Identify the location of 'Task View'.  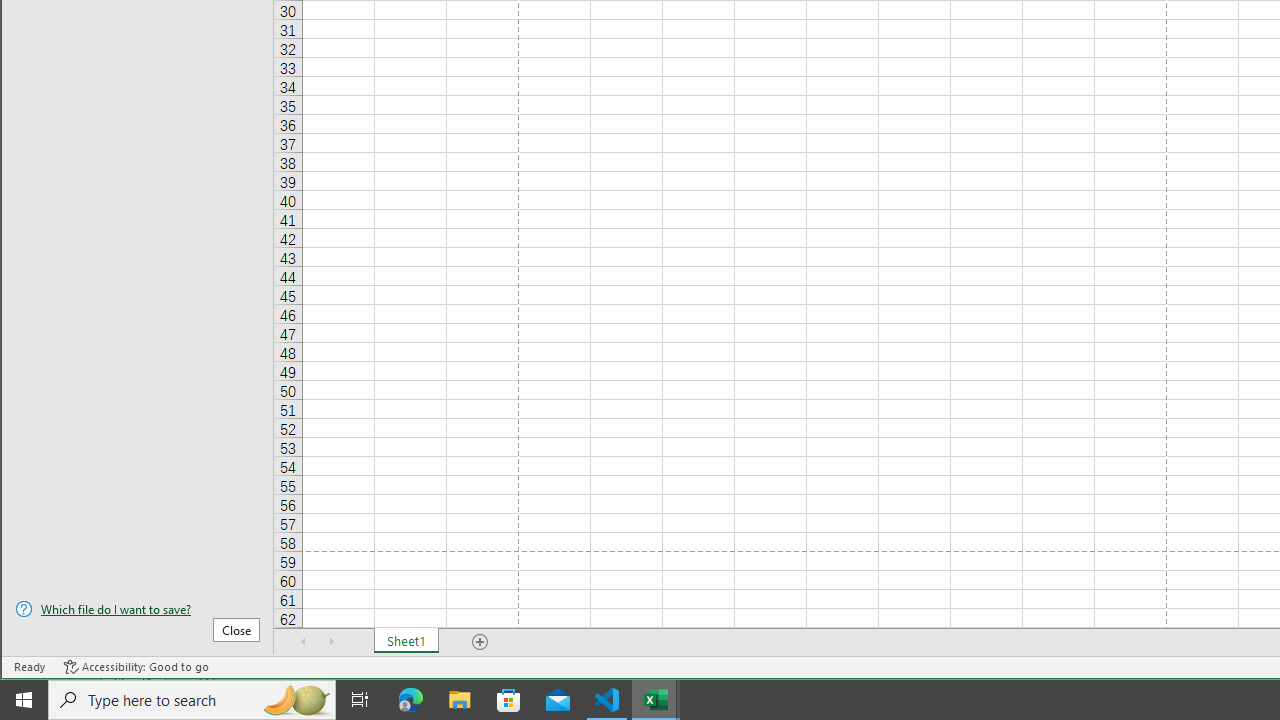
(359, 698).